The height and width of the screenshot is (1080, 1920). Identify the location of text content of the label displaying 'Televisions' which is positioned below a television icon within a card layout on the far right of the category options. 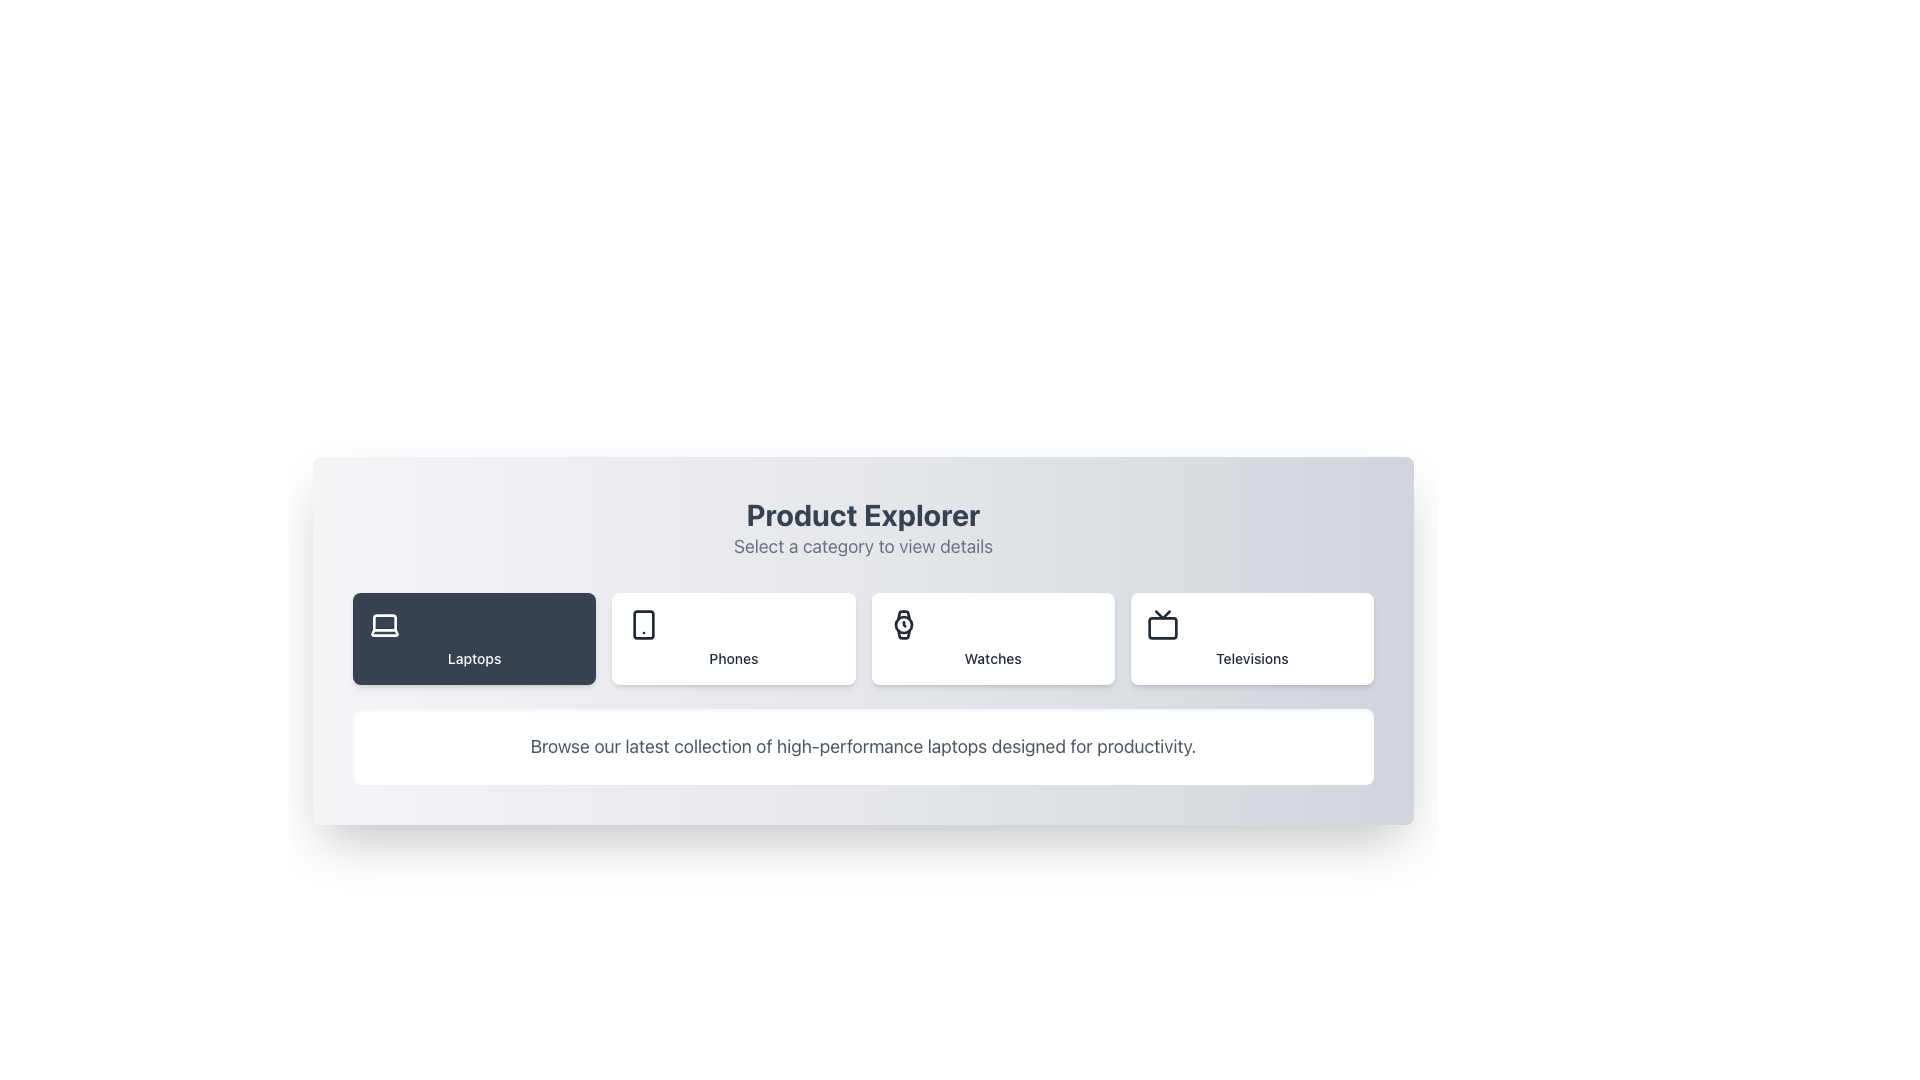
(1251, 659).